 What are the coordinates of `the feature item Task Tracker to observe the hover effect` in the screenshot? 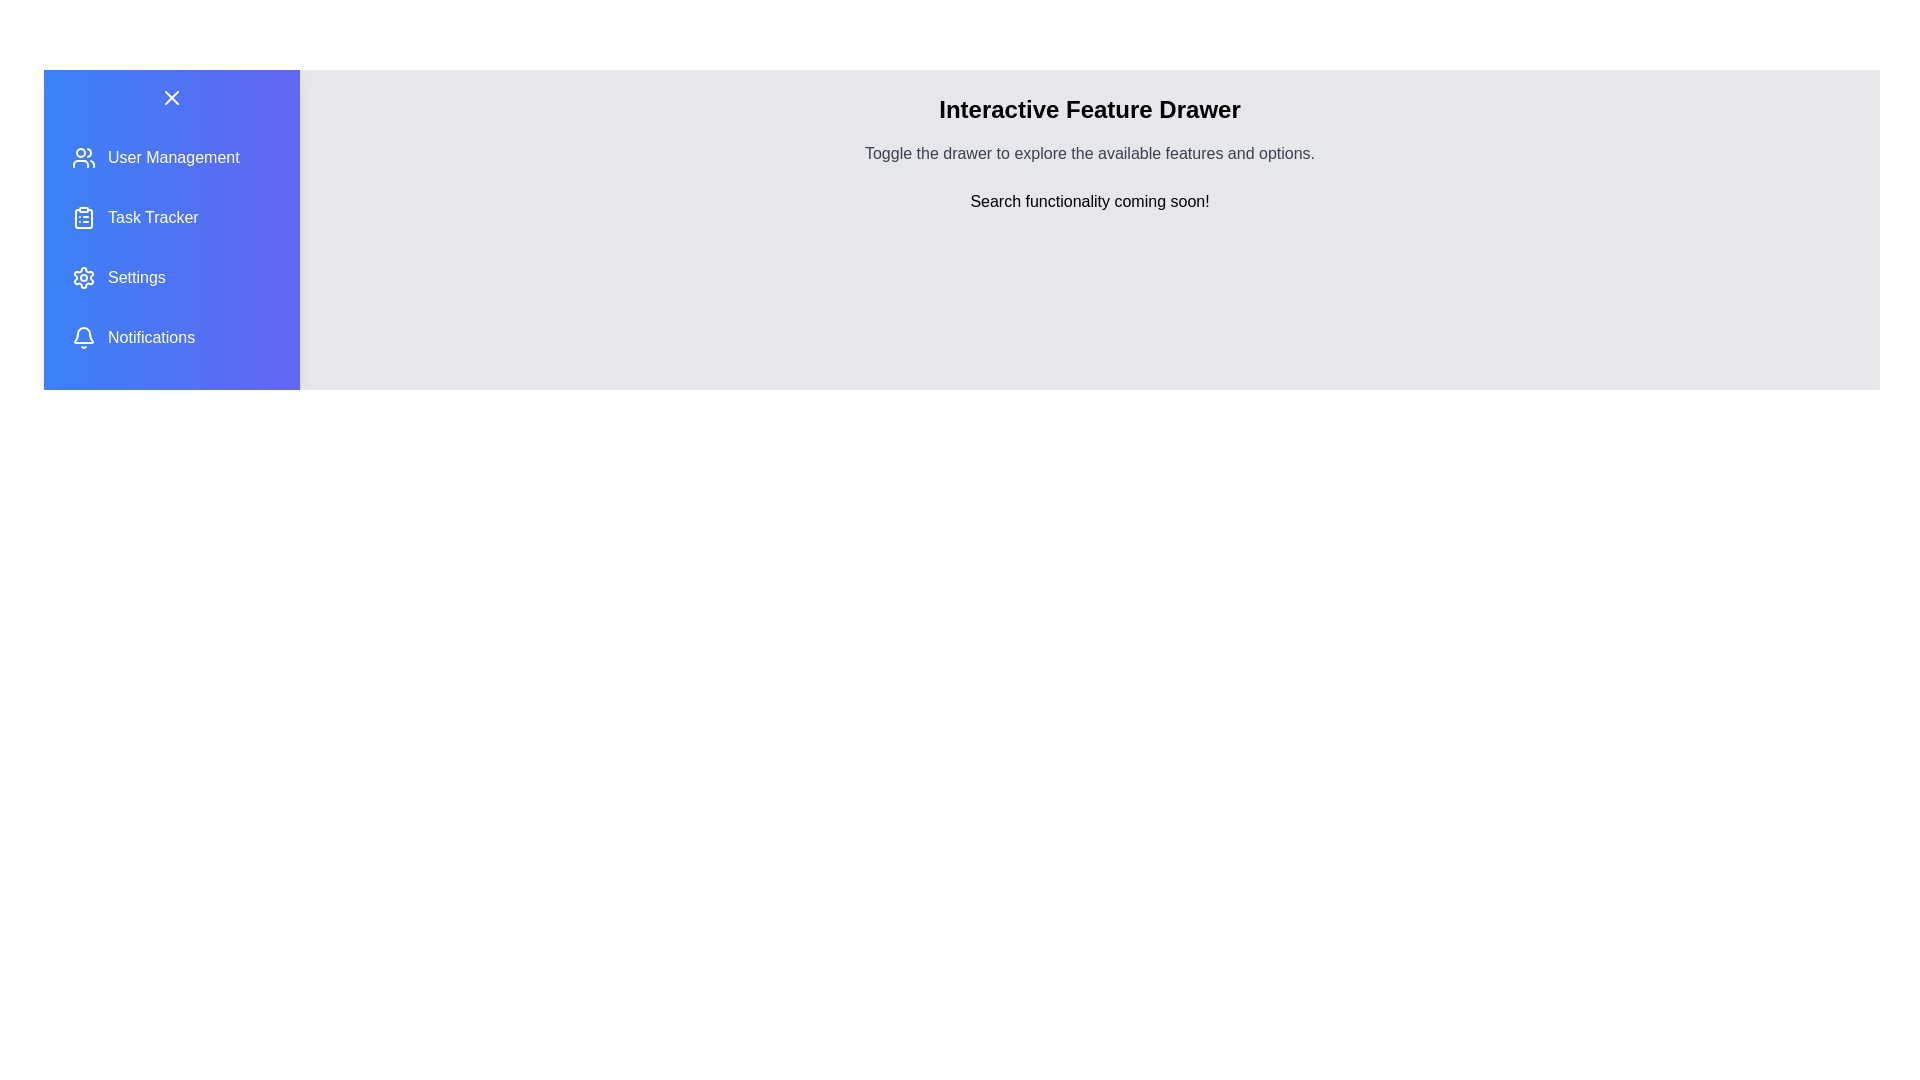 It's located at (172, 218).